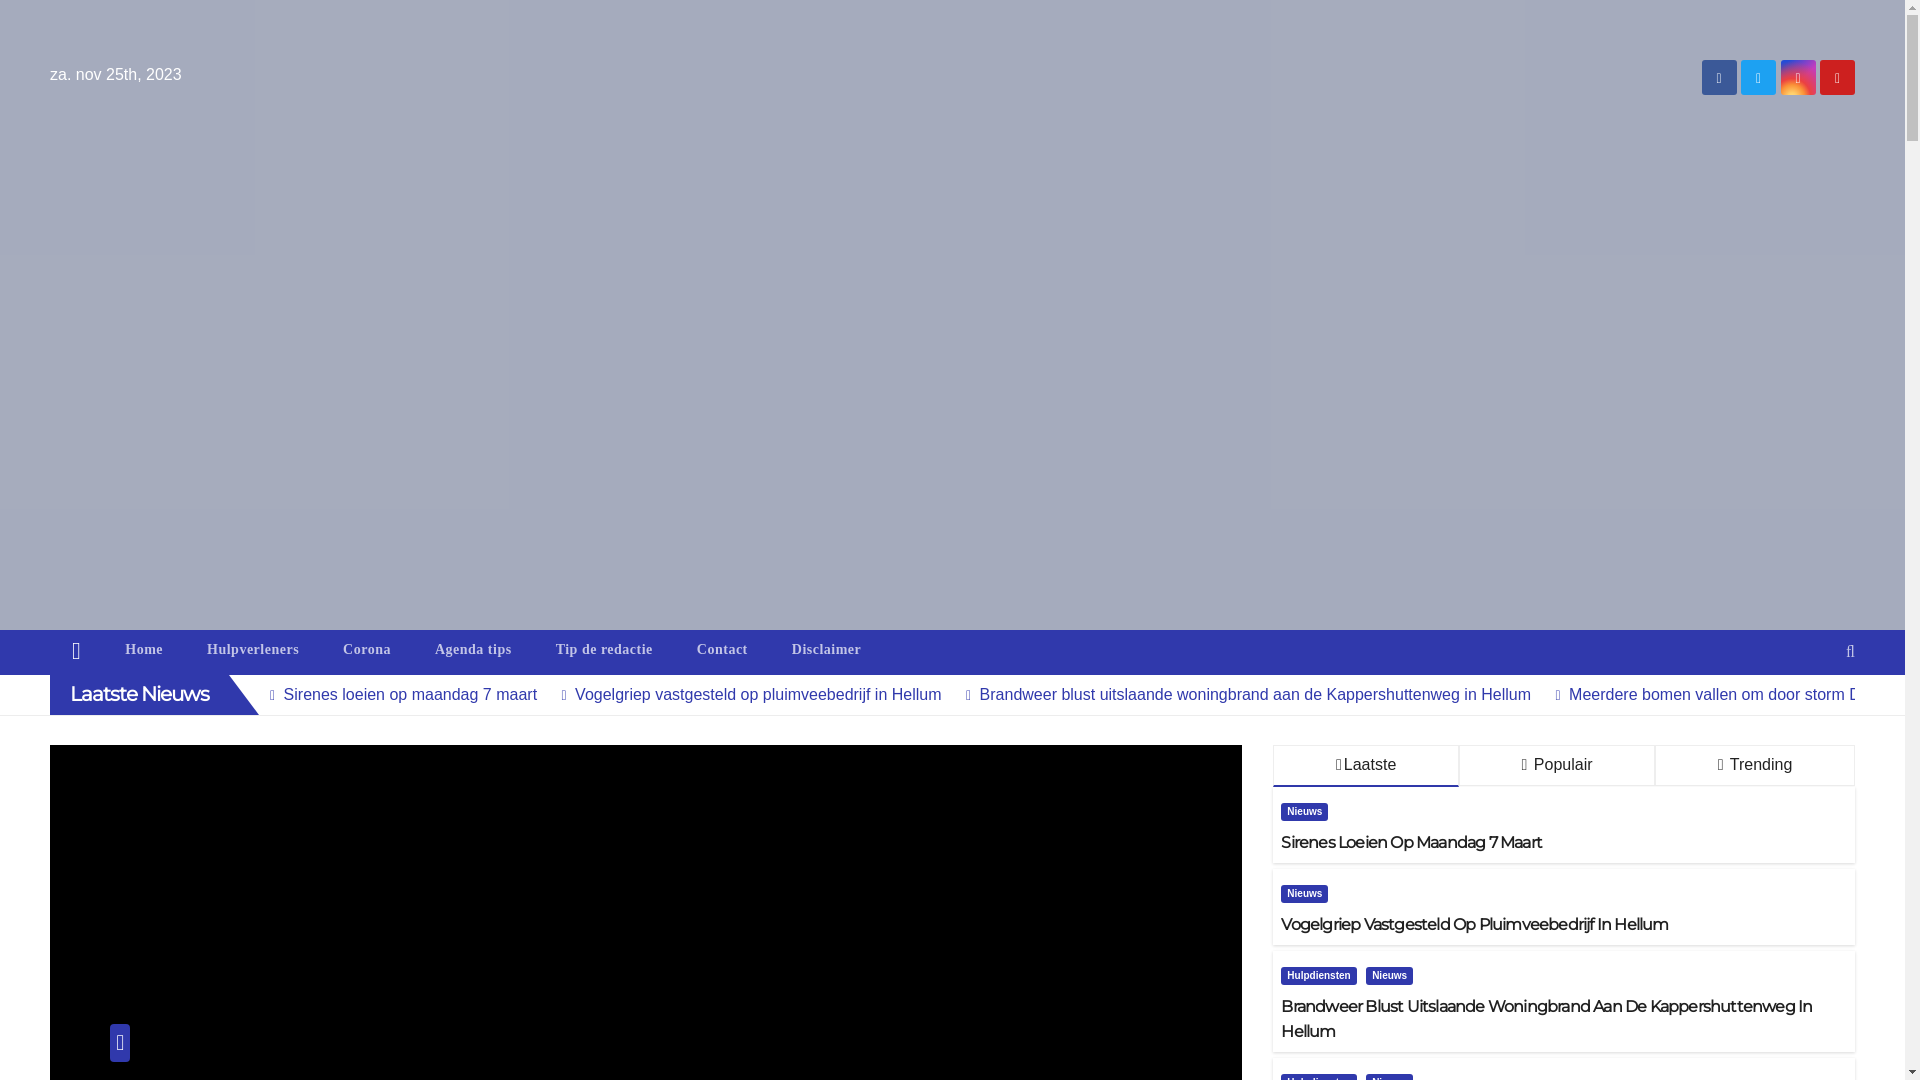 The image size is (1920, 1080). What do you see at coordinates (743, 693) in the screenshot?
I see `'Vogelgriep vastgesteld op pluimveebedrijf in Hellum'` at bounding box center [743, 693].